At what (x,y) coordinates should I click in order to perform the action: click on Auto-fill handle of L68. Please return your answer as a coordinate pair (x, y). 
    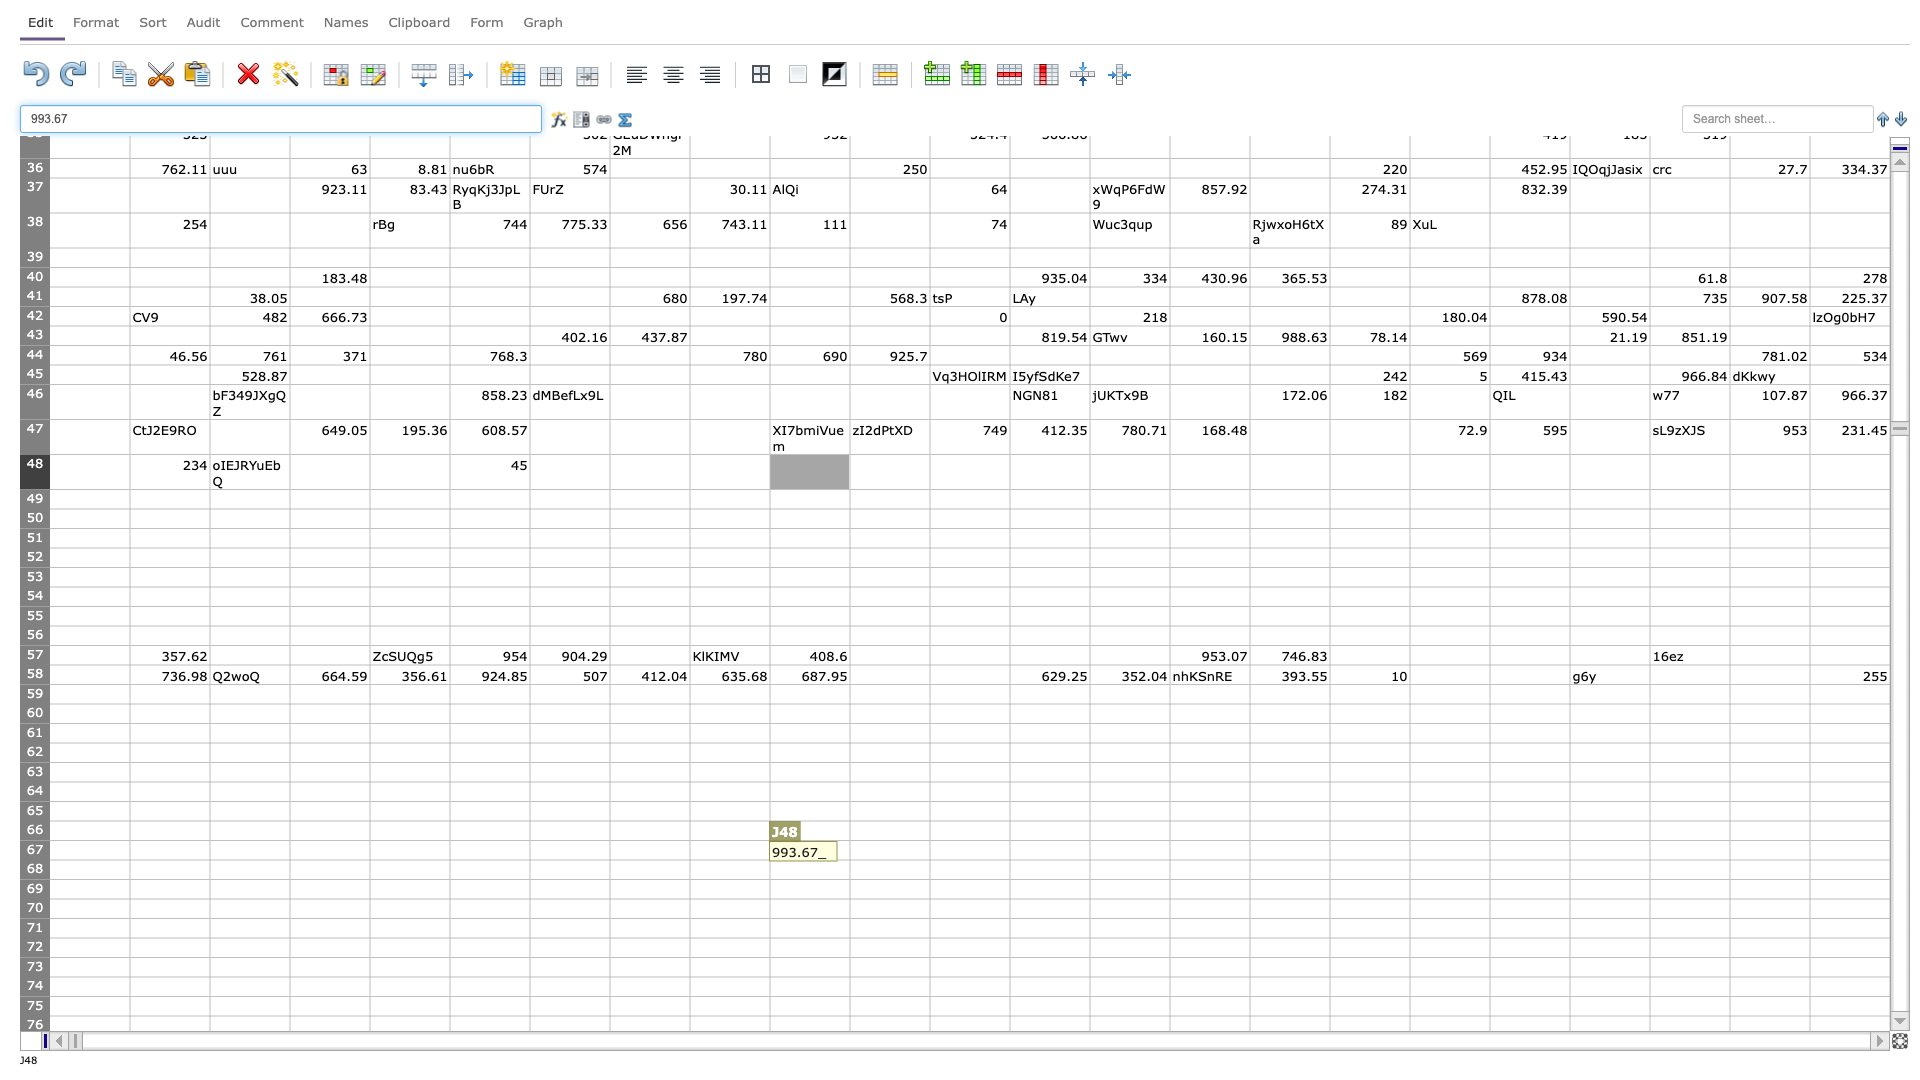
    Looking at the image, I should click on (1009, 878).